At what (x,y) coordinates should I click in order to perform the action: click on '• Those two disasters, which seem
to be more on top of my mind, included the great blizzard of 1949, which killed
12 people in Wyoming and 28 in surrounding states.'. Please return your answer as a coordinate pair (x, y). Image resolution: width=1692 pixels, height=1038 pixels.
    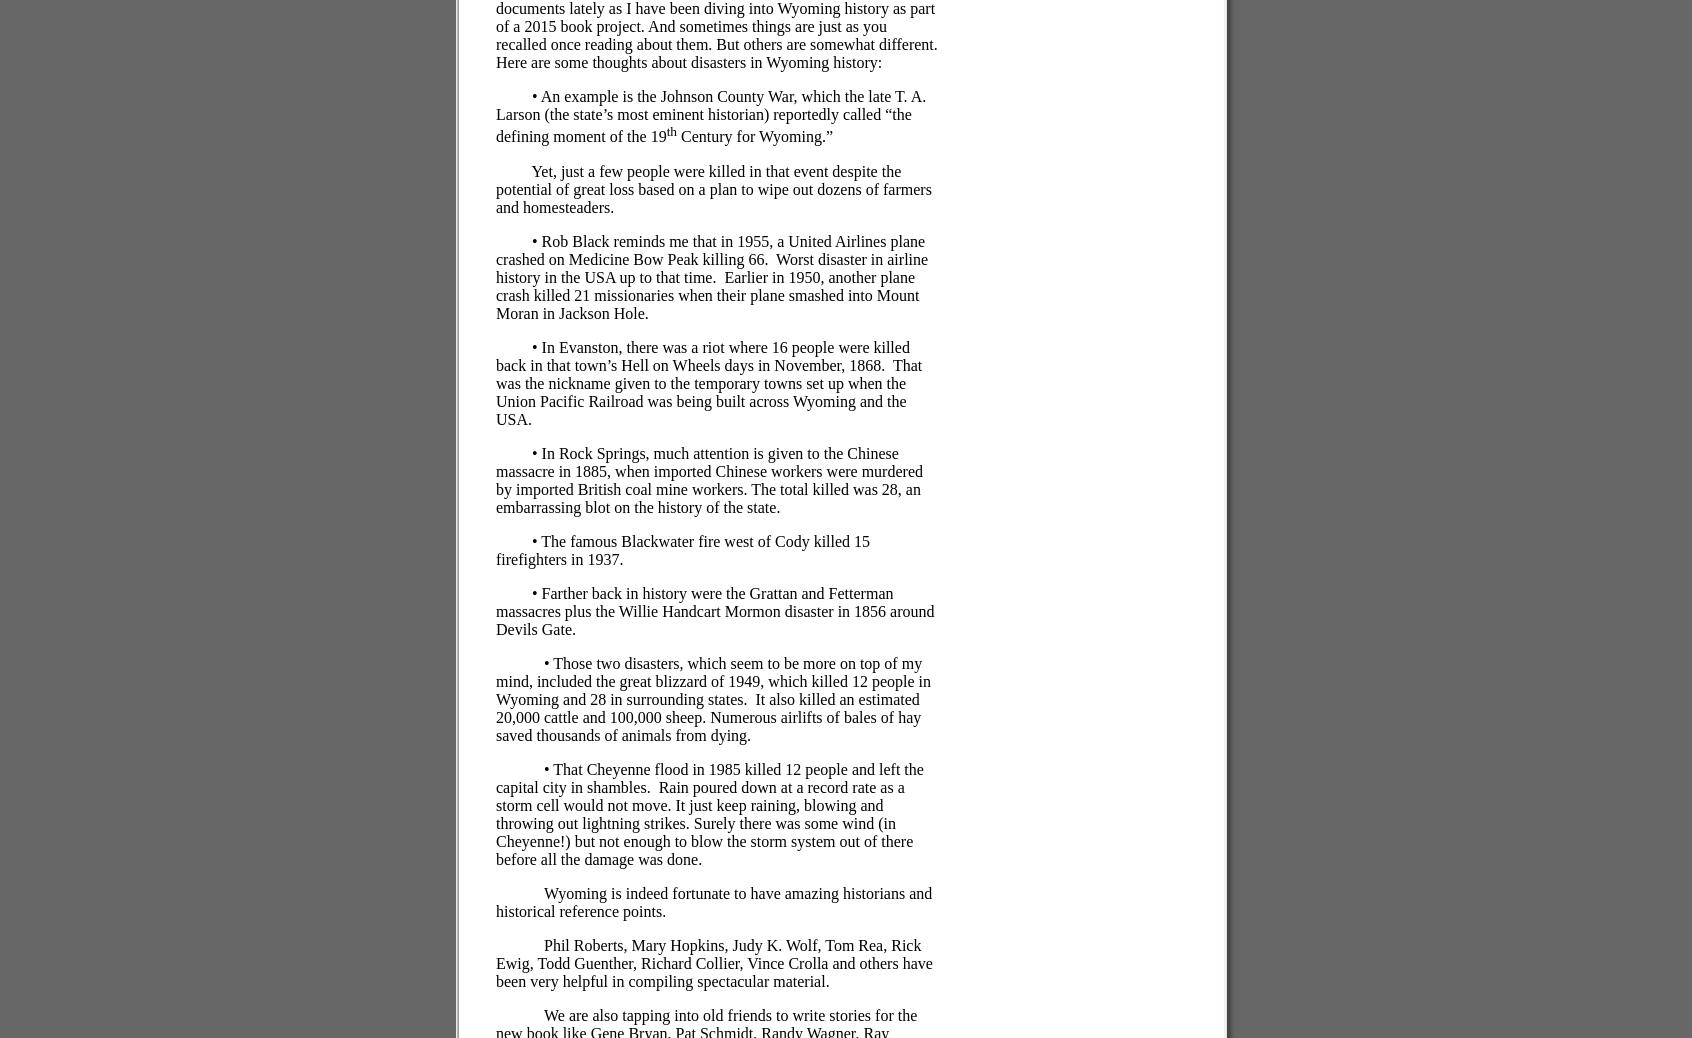
    Looking at the image, I should click on (712, 679).